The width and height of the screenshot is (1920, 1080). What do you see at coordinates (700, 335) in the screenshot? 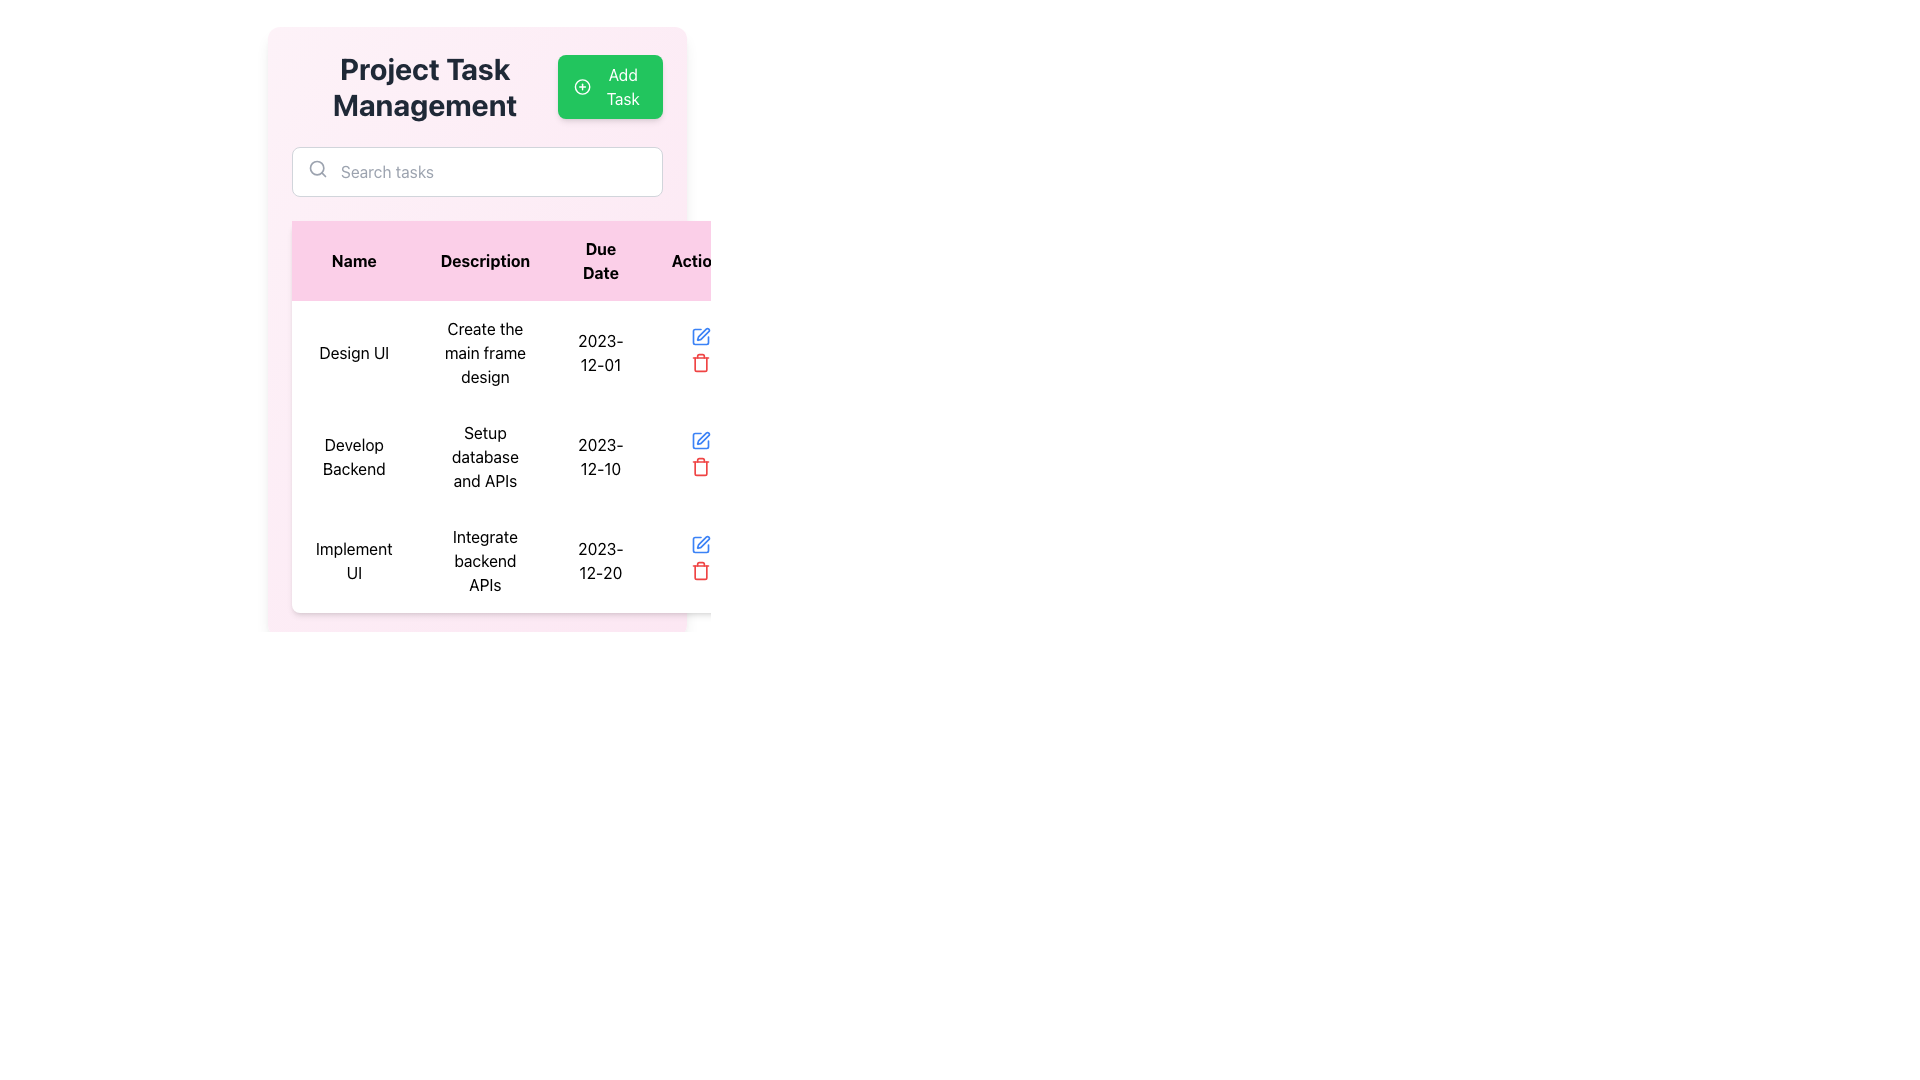
I see `the Edit Icon located in the Actions column of the table, in the first row for the task 'Design UI'` at bounding box center [700, 335].